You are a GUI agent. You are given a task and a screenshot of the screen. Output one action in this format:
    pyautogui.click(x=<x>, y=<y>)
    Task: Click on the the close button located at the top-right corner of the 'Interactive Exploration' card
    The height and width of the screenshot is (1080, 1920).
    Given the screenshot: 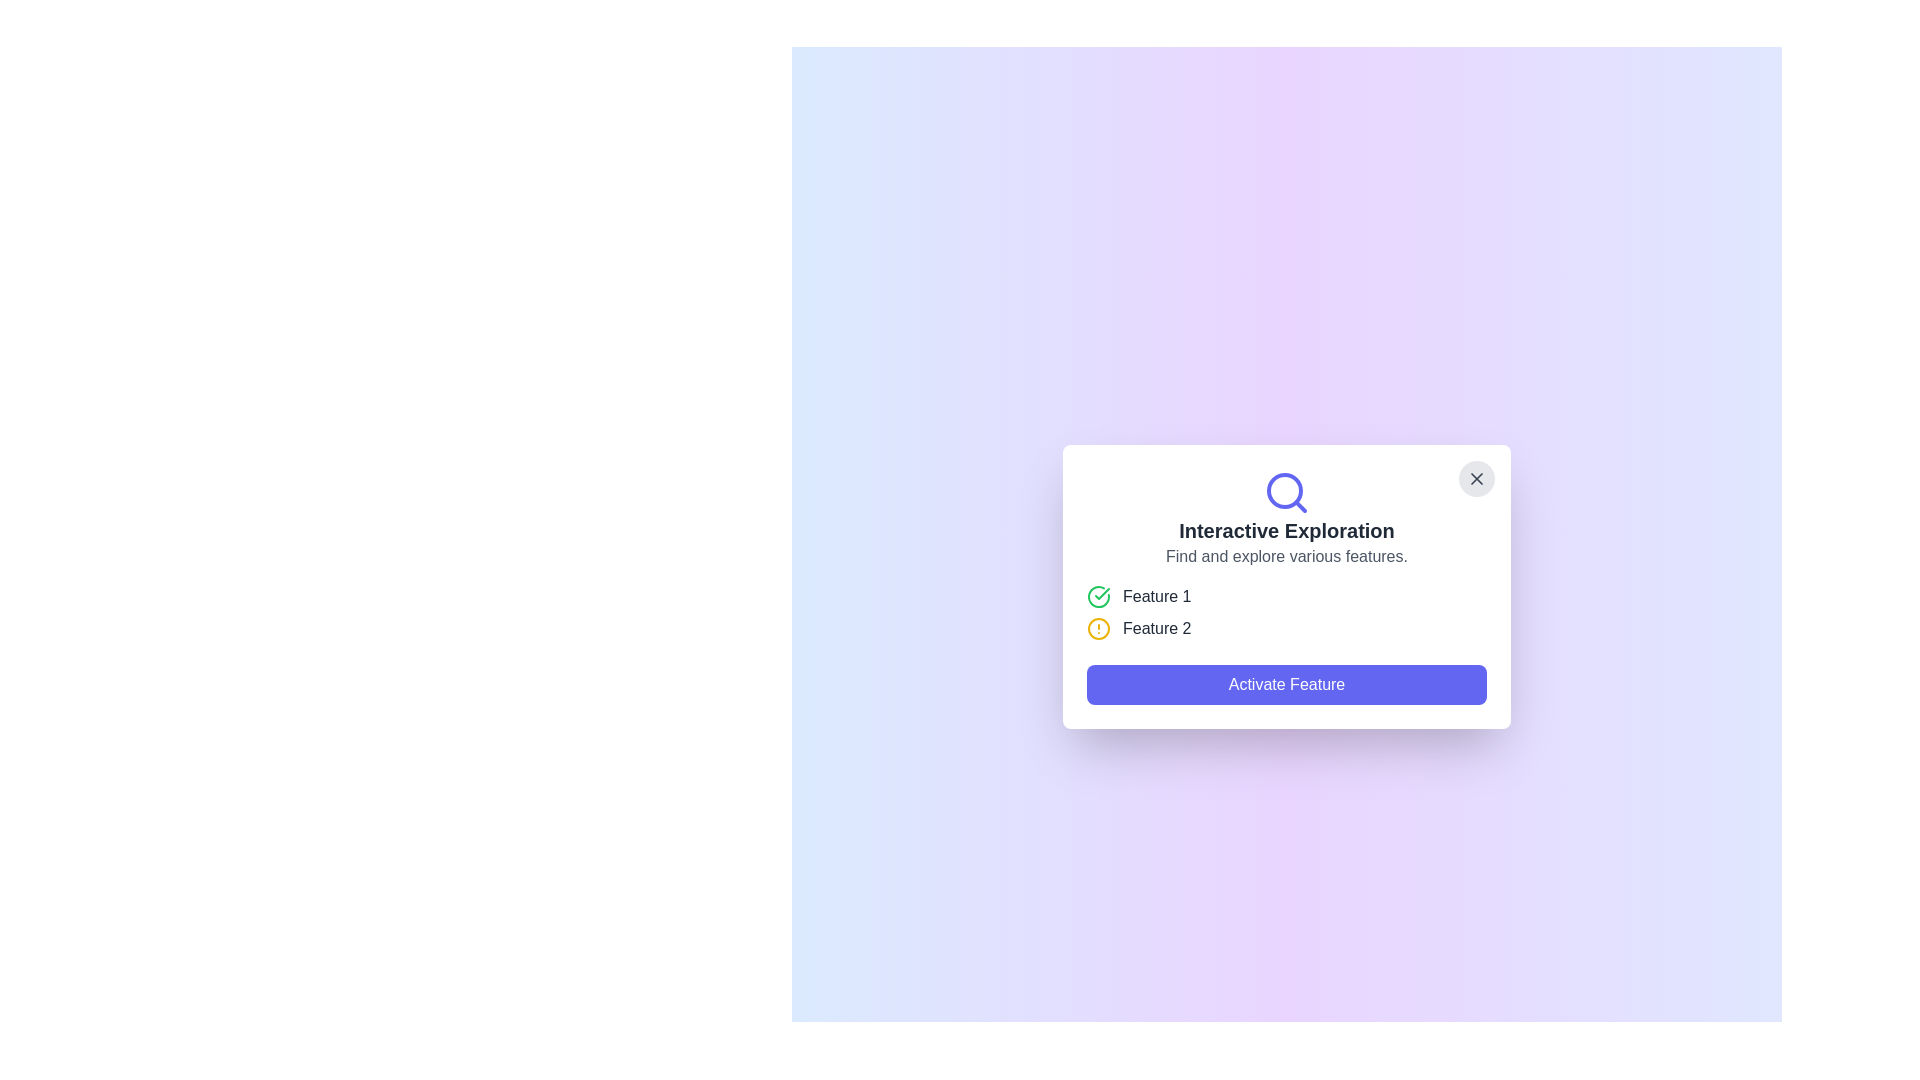 What is the action you would take?
    pyautogui.click(x=1477, y=478)
    